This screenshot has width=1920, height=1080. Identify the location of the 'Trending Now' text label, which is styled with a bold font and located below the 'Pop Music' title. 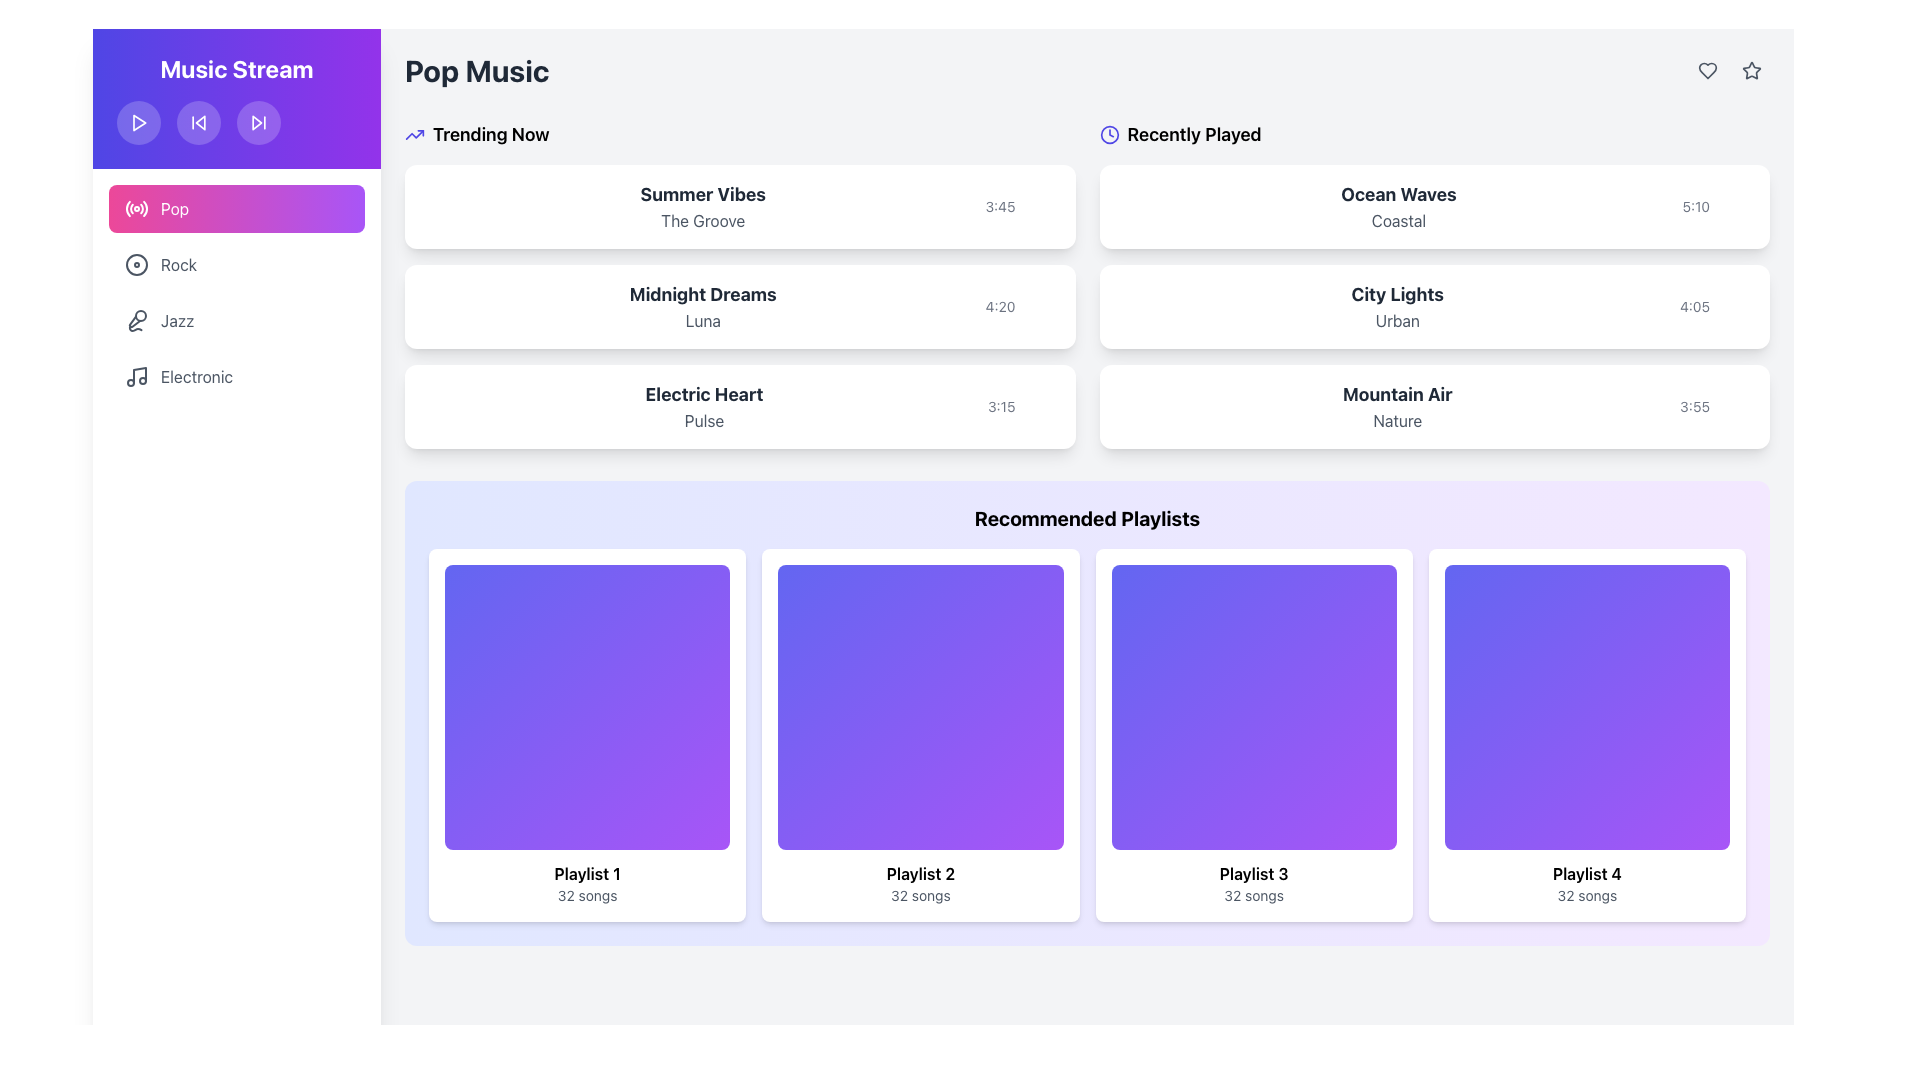
(491, 135).